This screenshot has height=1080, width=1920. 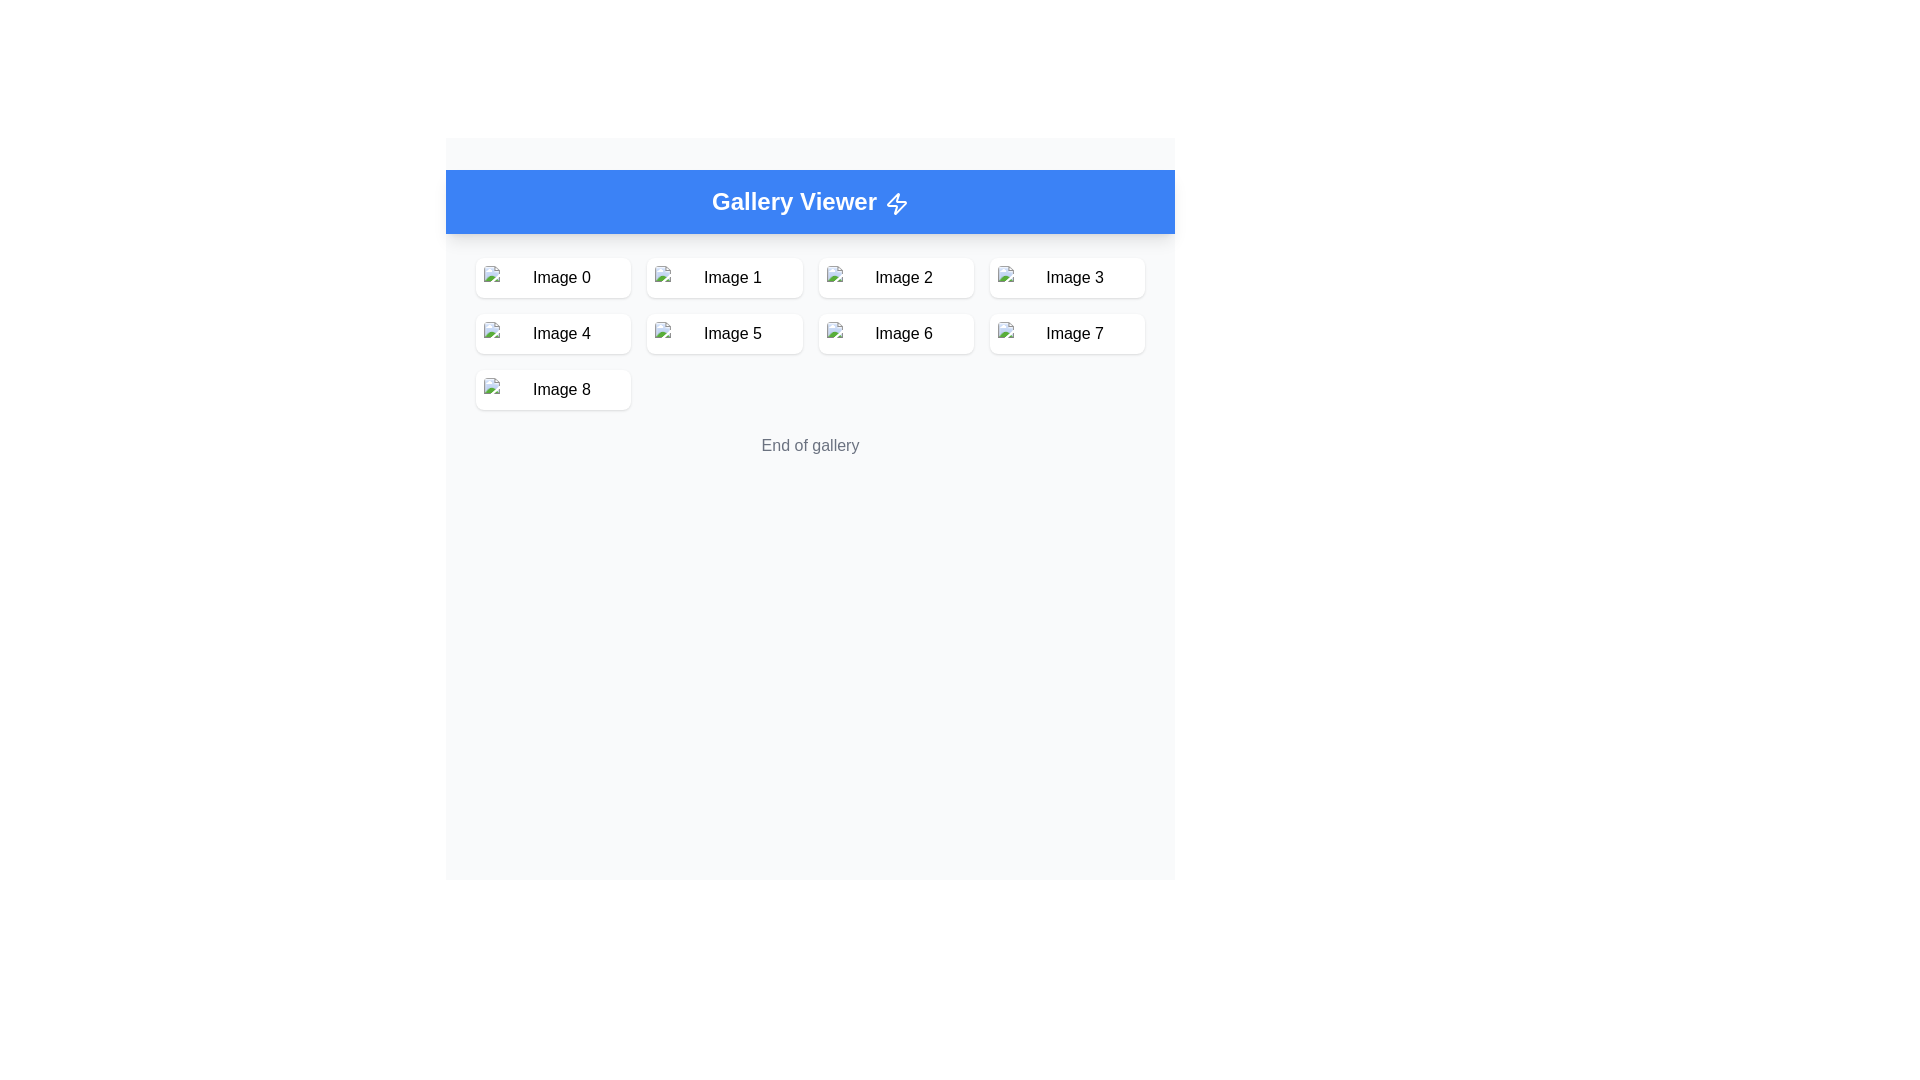 What do you see at coordinates (896, 203) in the screenshot?
I see `the lightning bolt icon located on the right side of the blue header bar labeled 'Gallery Viewer'` at bounding box center [896, 203].